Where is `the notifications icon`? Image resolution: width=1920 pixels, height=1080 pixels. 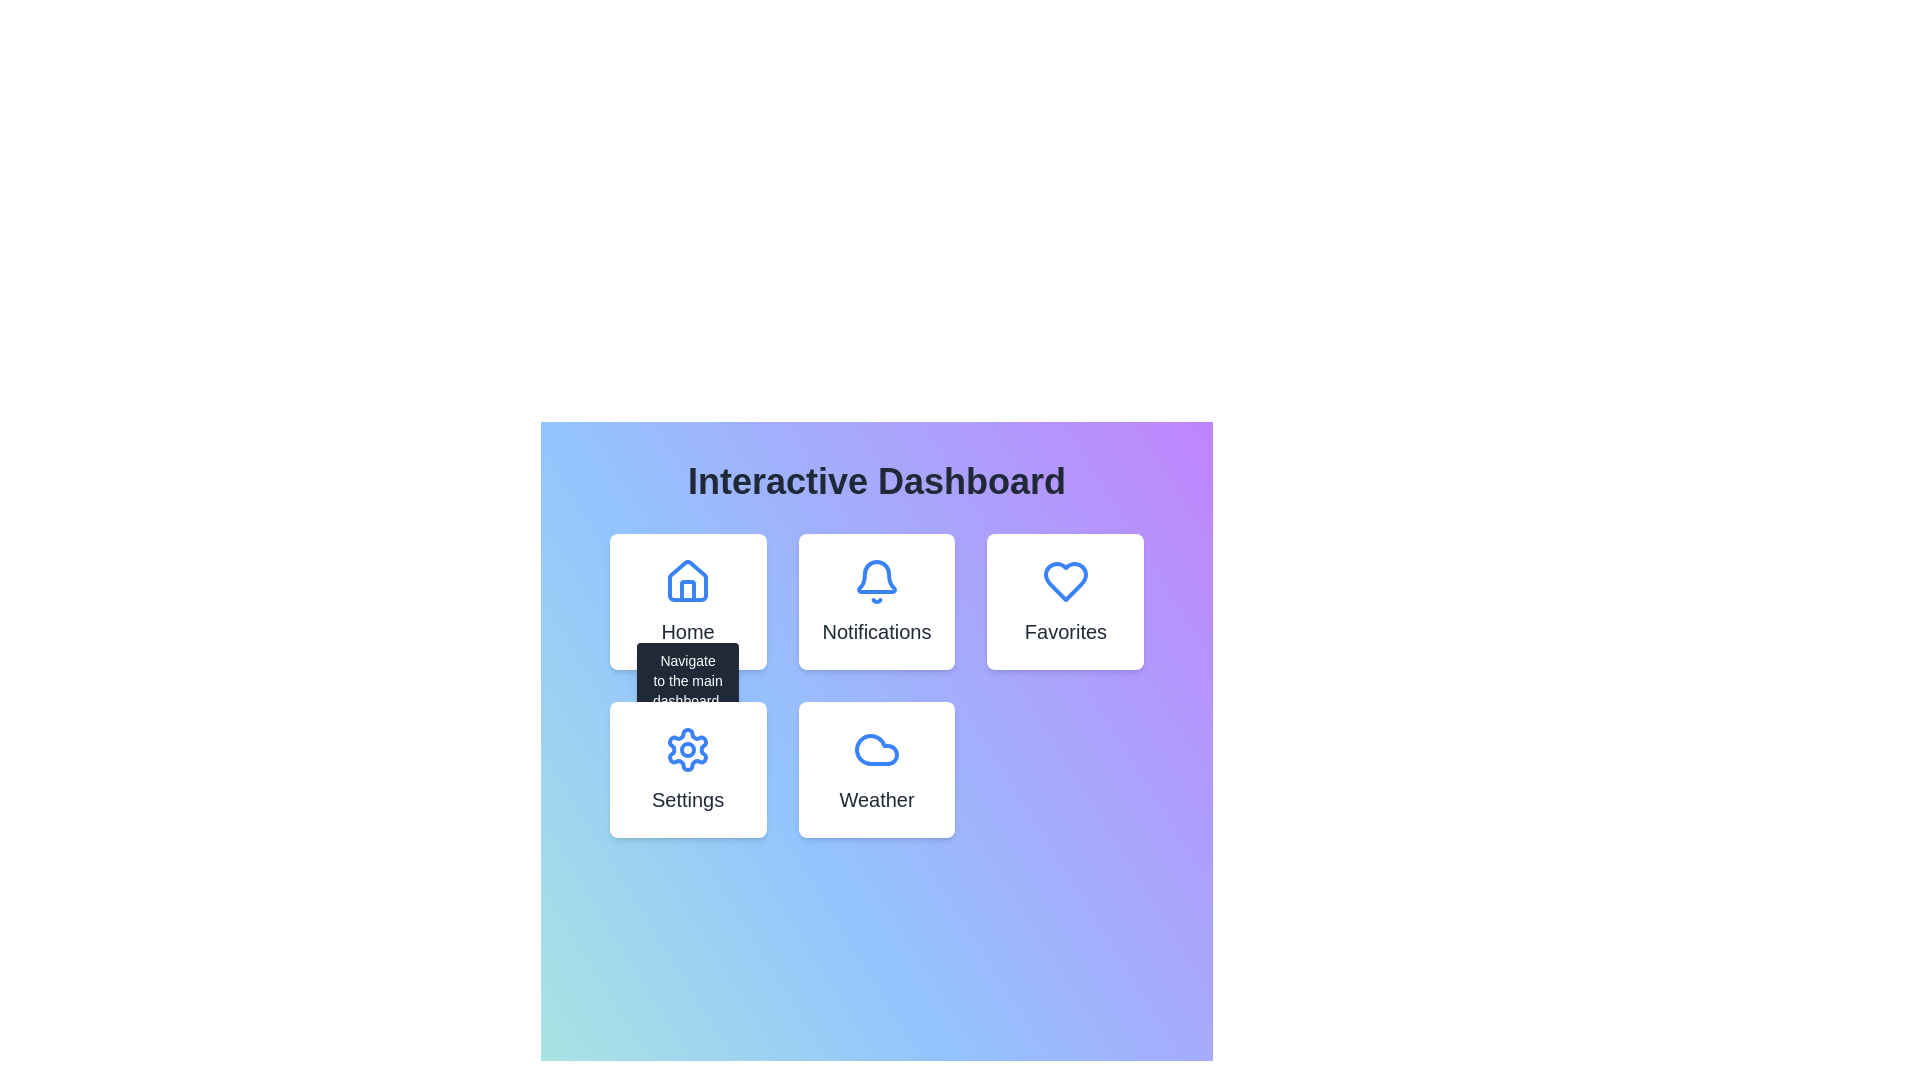
the notifications icon is located at coordinates (877, 582).